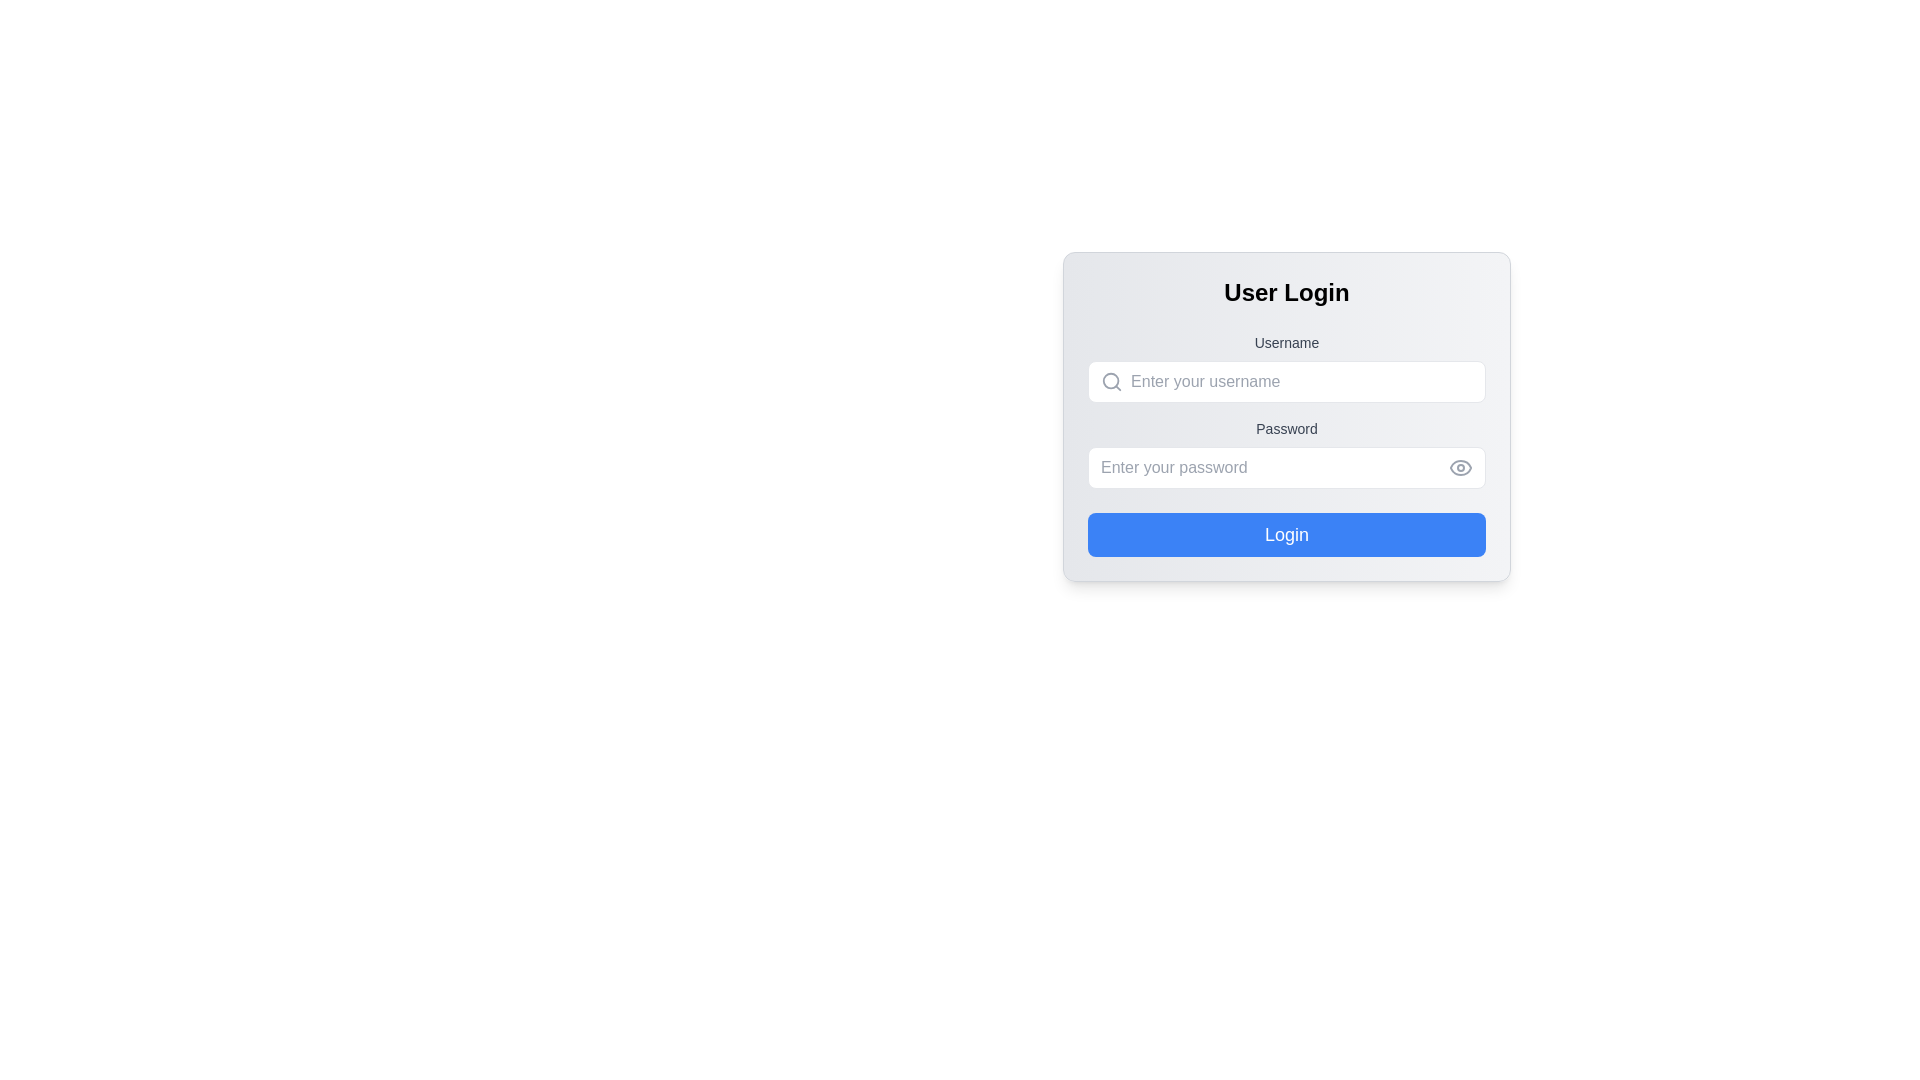  What do you see at coordinates (1460, 467) in the screenshot?
I see `the eye icon button` at bounding box center [1460, 467].